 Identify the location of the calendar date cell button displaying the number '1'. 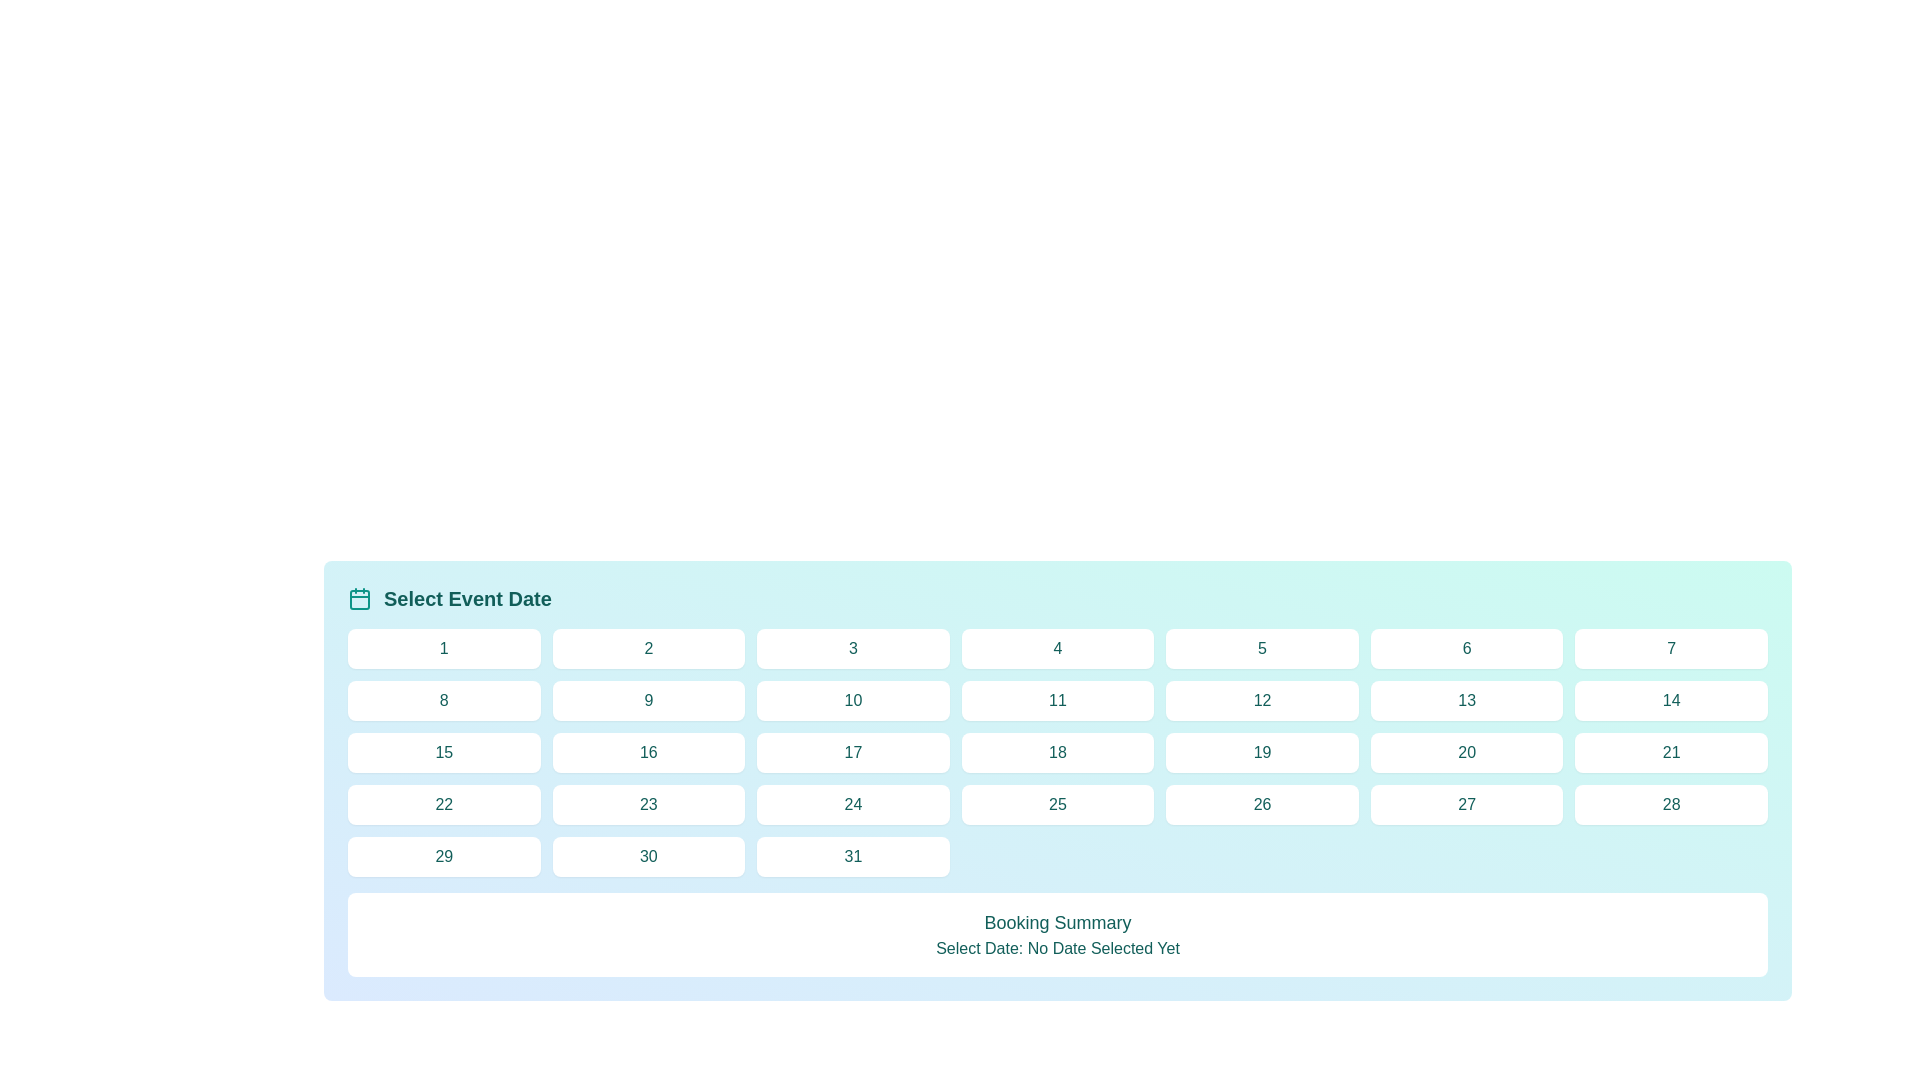
(443, 648).